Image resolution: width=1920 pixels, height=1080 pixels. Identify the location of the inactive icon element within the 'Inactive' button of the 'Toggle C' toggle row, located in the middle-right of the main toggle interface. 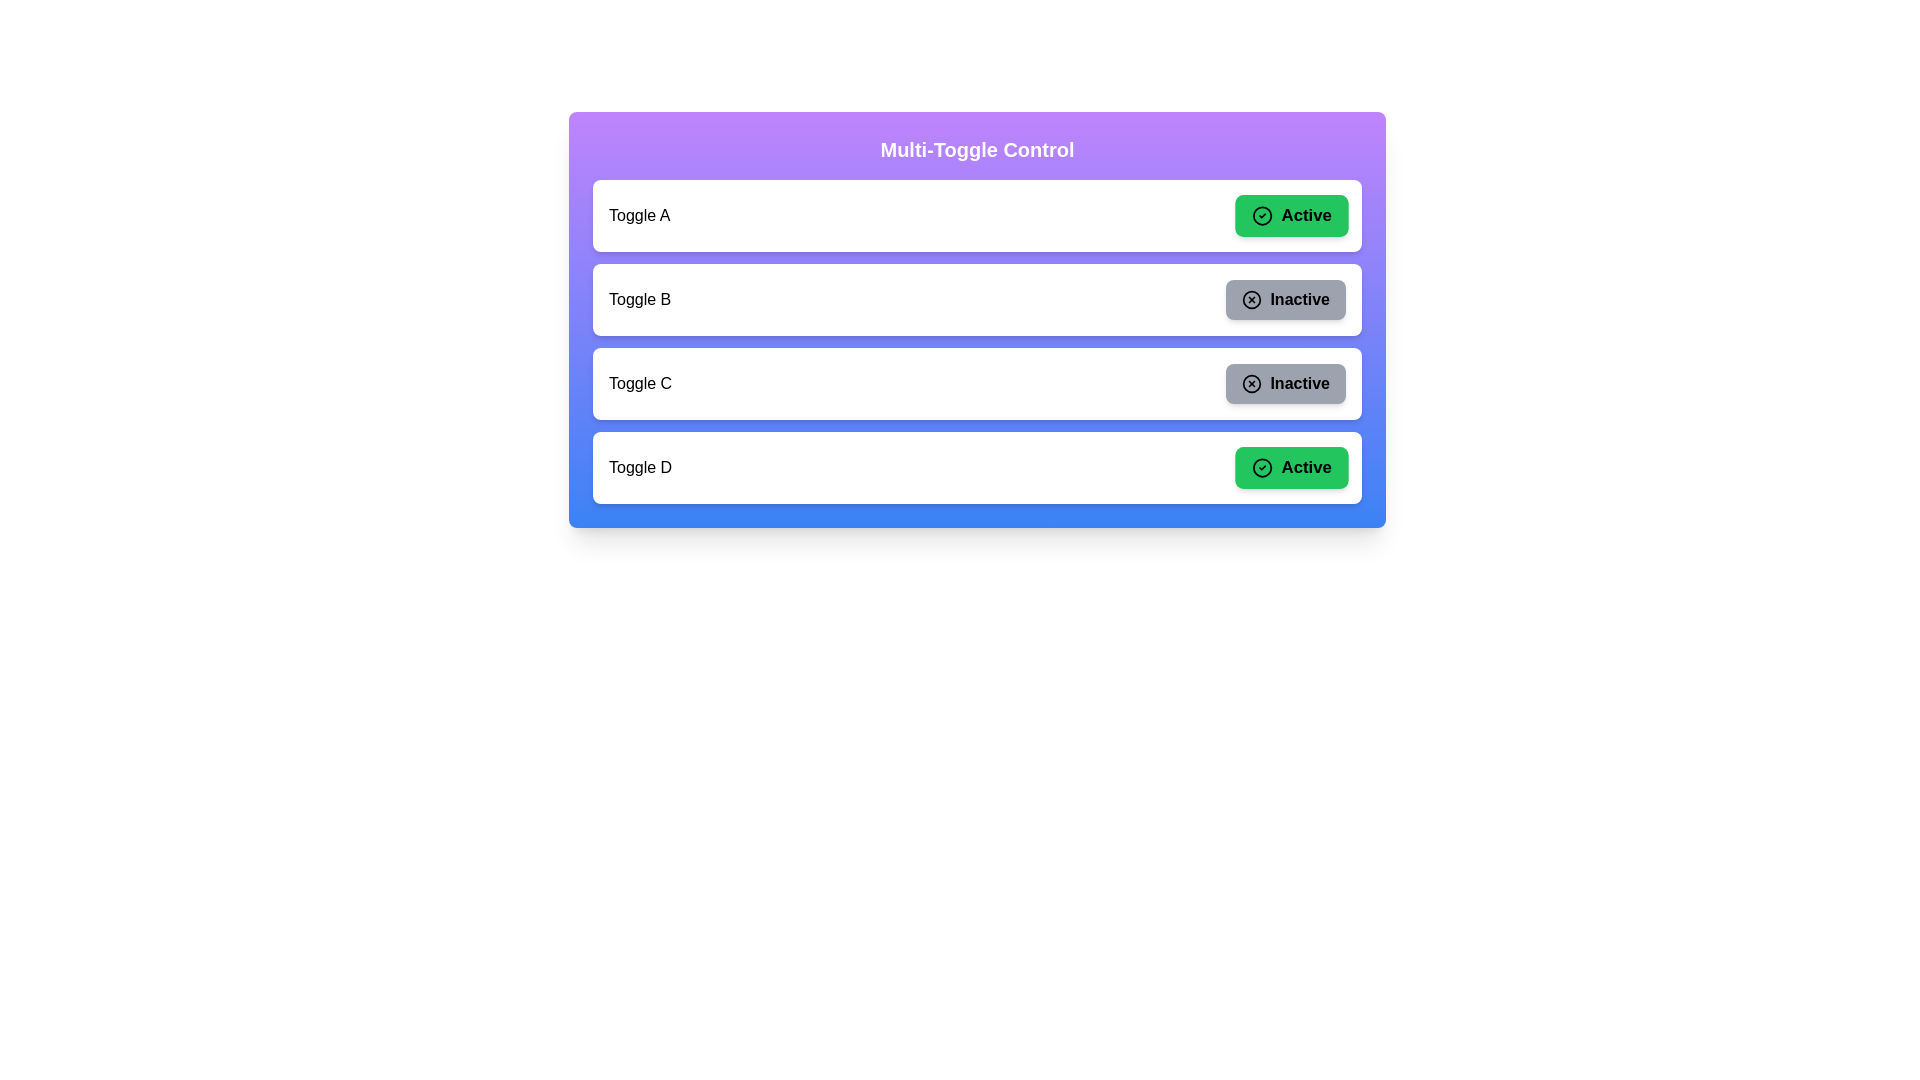
(1251, 384).